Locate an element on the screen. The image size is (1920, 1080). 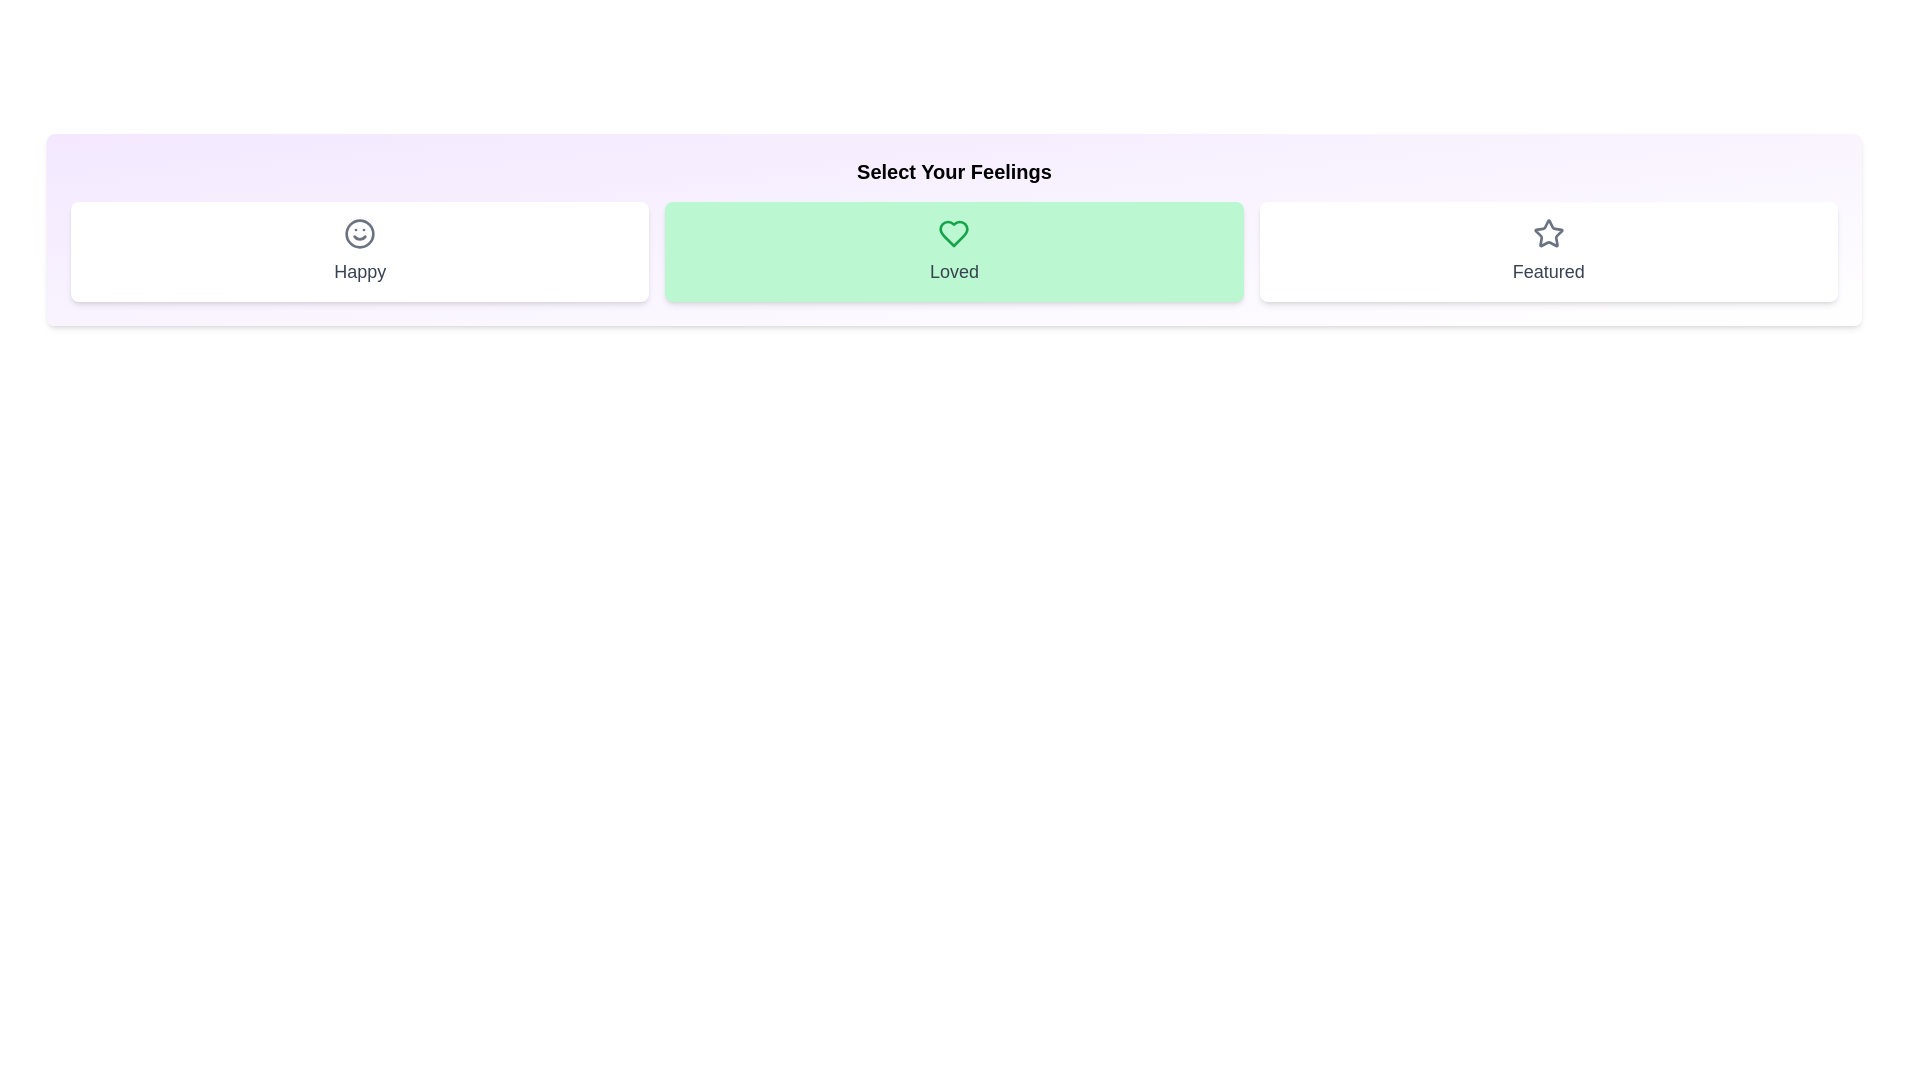
the chip labeled Happy is located at coordinates (360, 250).